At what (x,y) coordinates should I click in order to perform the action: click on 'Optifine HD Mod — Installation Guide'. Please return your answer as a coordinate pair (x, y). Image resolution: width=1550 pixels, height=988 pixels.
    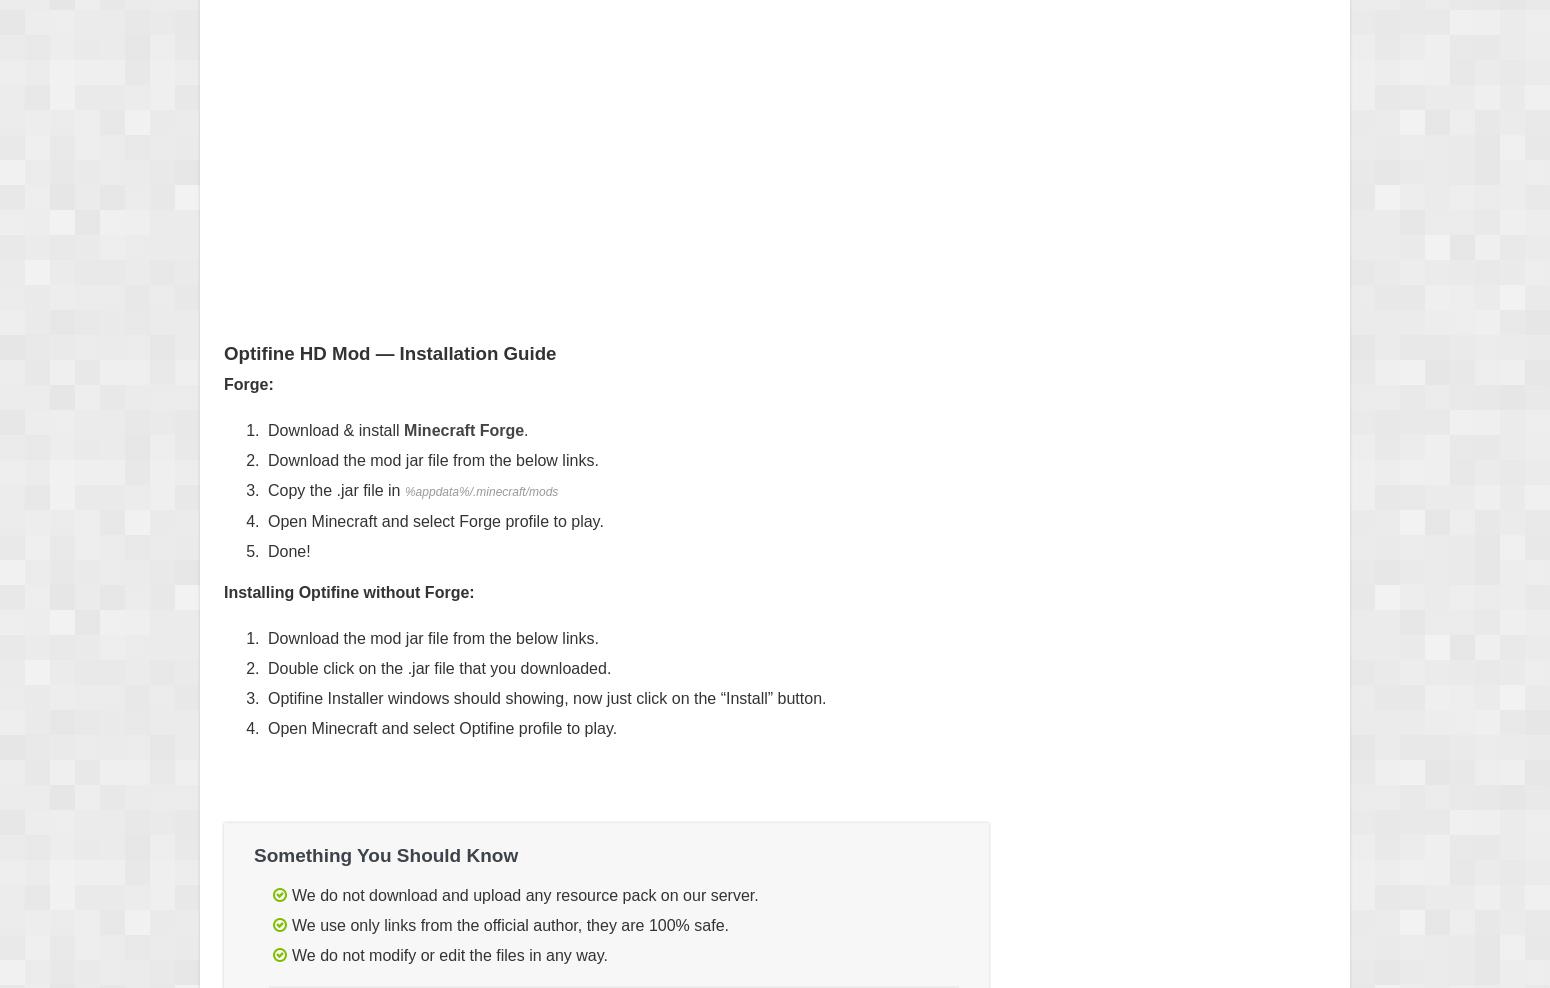
    Looking at the image, I should click on (389, 353).